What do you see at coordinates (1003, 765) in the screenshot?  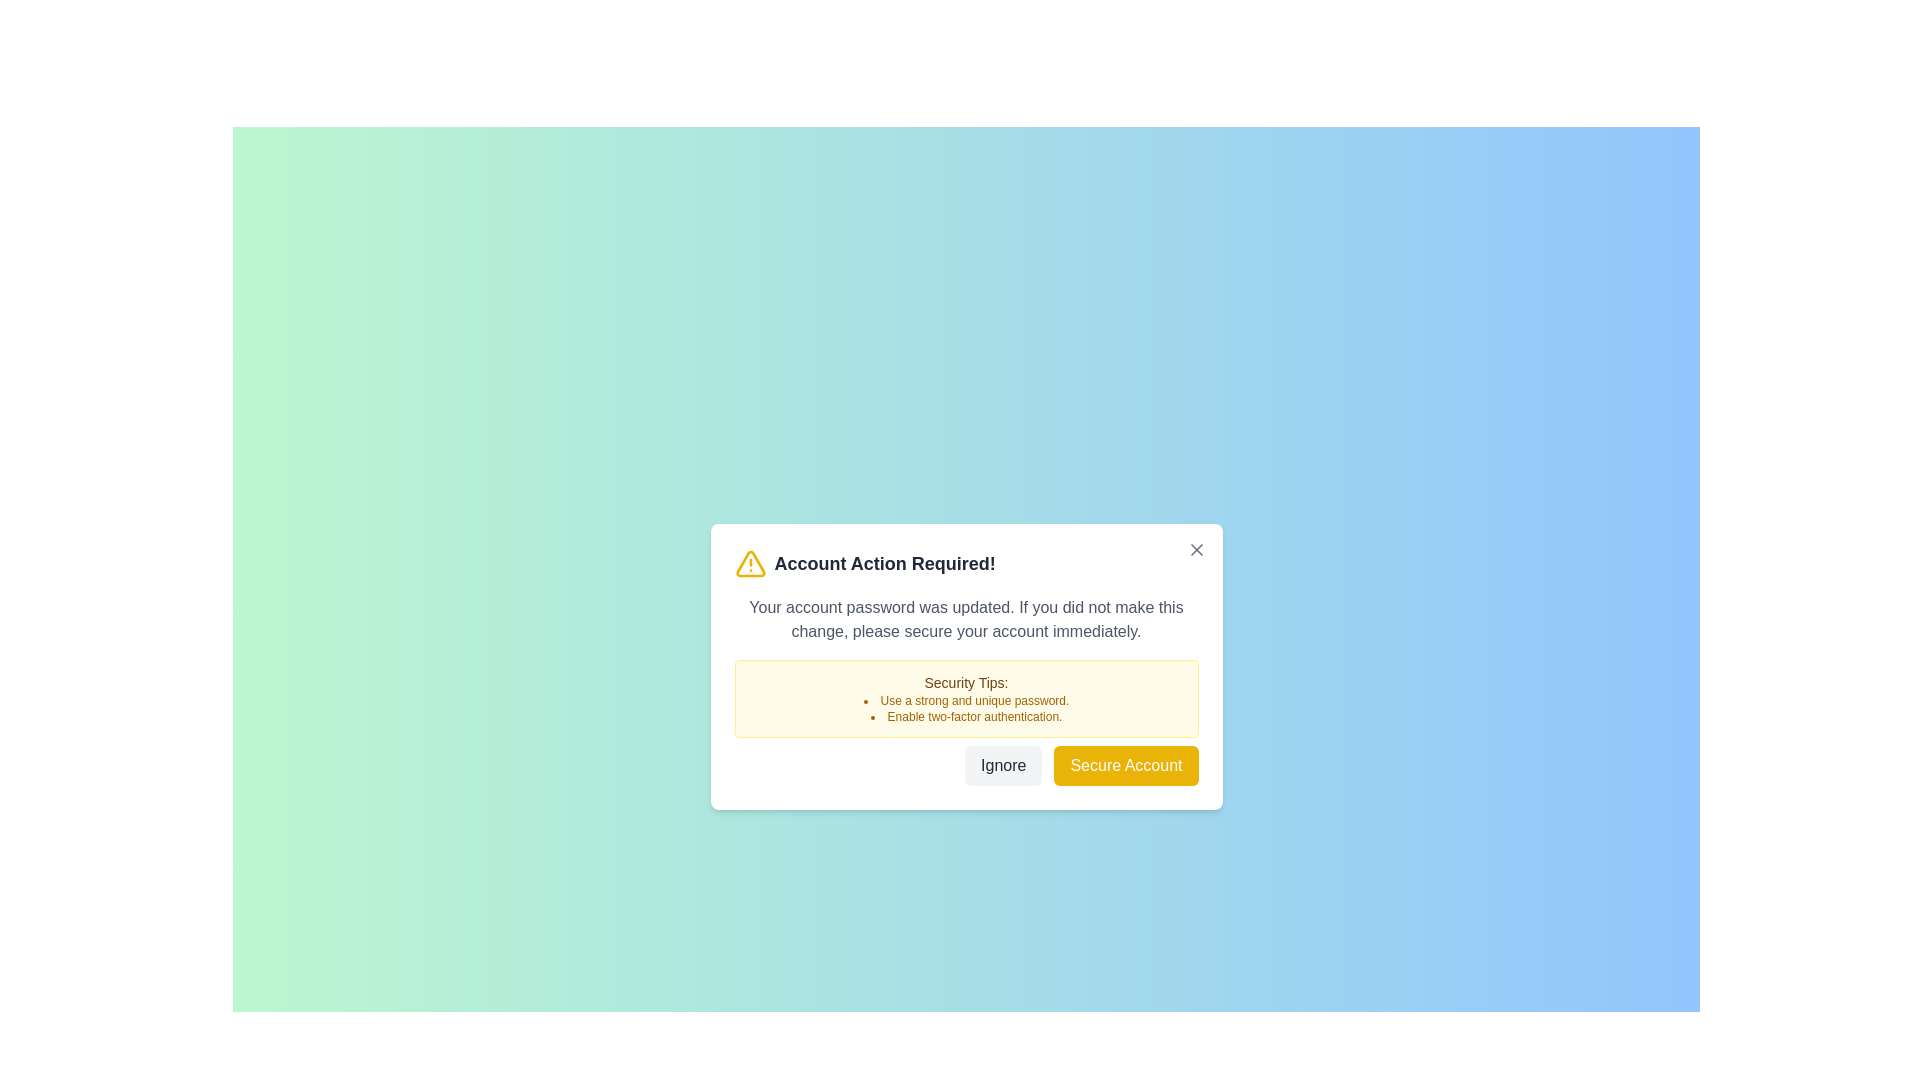 I see `the 'Ignore' button to acknowledge the notification` at bounding box center [1003, 765].